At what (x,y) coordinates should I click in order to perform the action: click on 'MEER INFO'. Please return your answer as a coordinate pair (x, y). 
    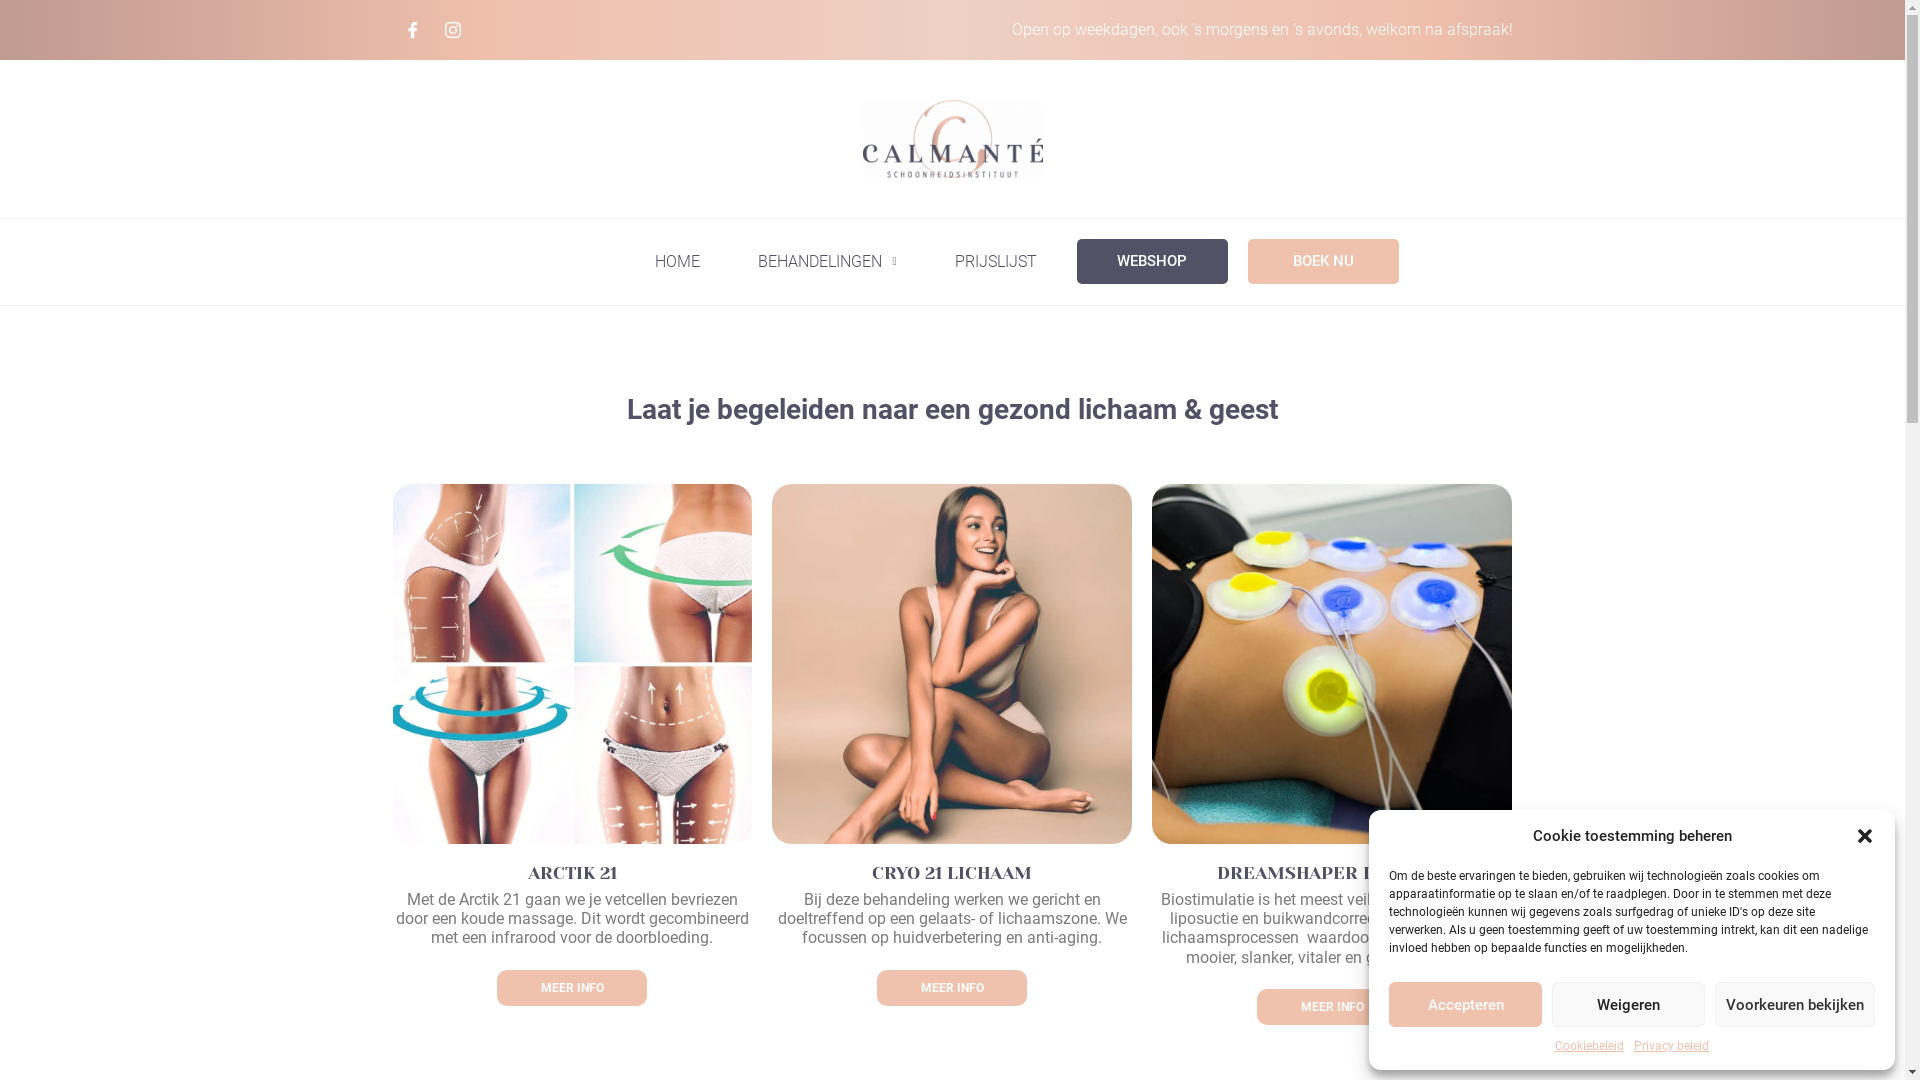
    Looking at the image, I should click on (570, 986).